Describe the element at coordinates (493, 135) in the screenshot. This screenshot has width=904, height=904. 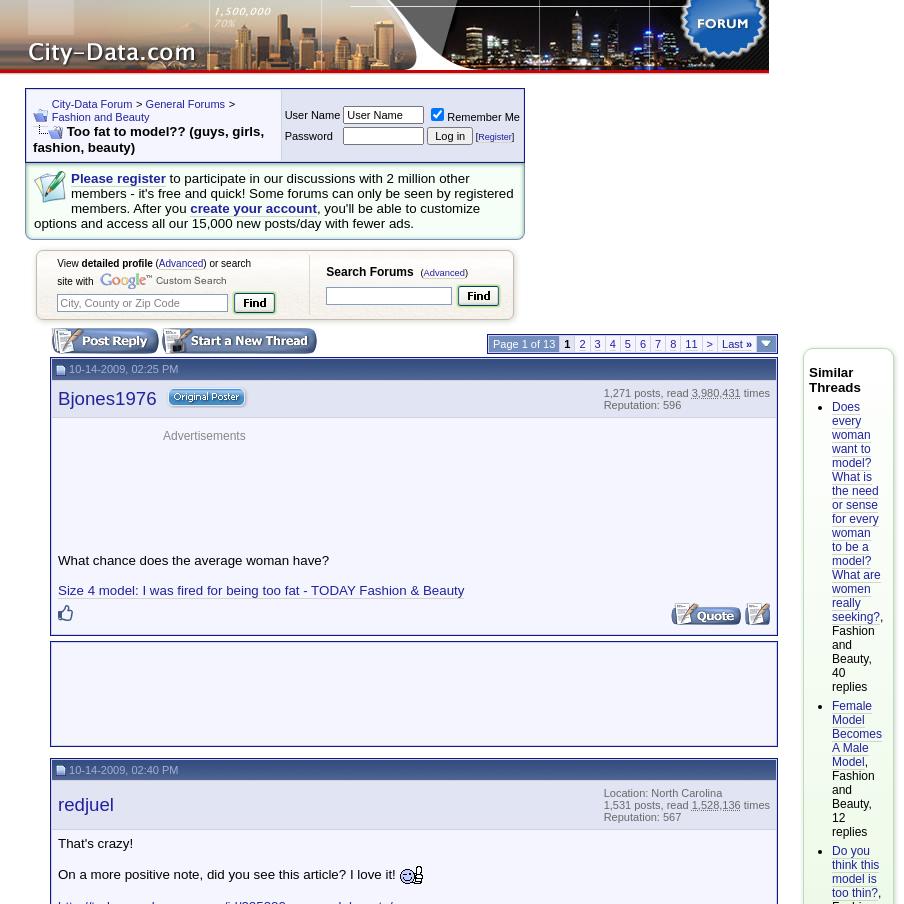
I see `'Register'` at that location.